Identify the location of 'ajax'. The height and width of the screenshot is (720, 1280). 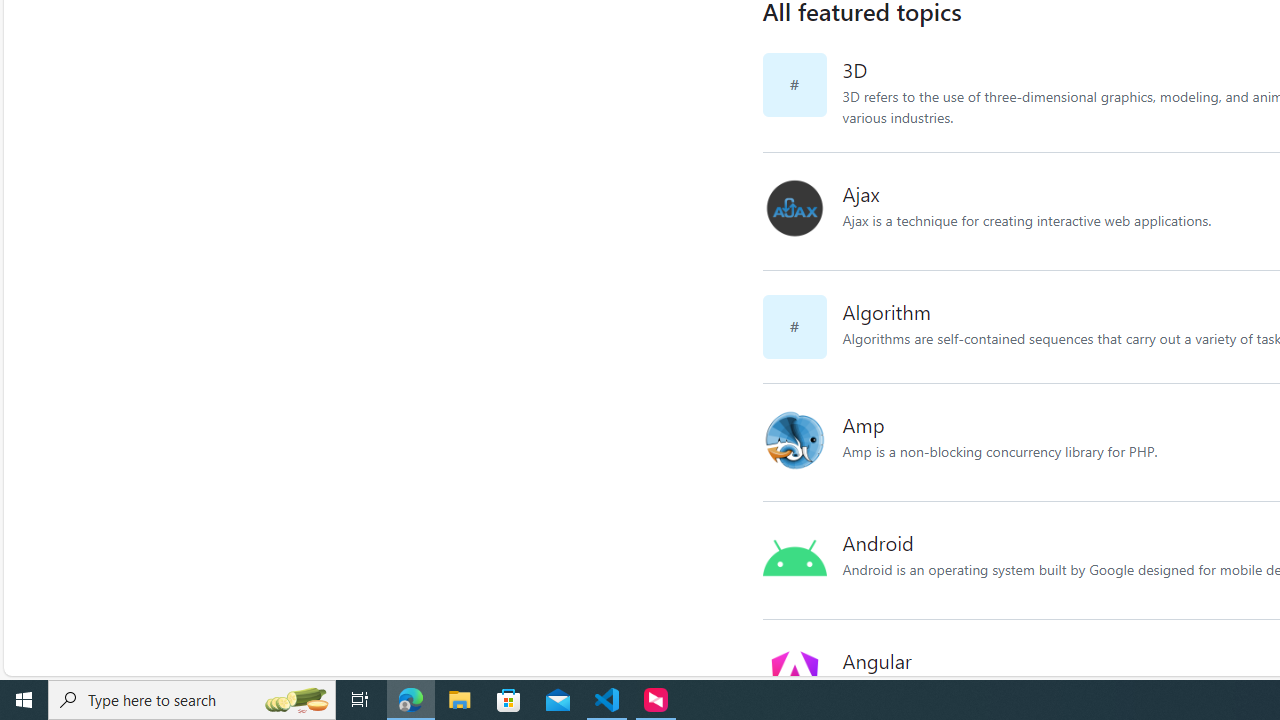
(793, 209).